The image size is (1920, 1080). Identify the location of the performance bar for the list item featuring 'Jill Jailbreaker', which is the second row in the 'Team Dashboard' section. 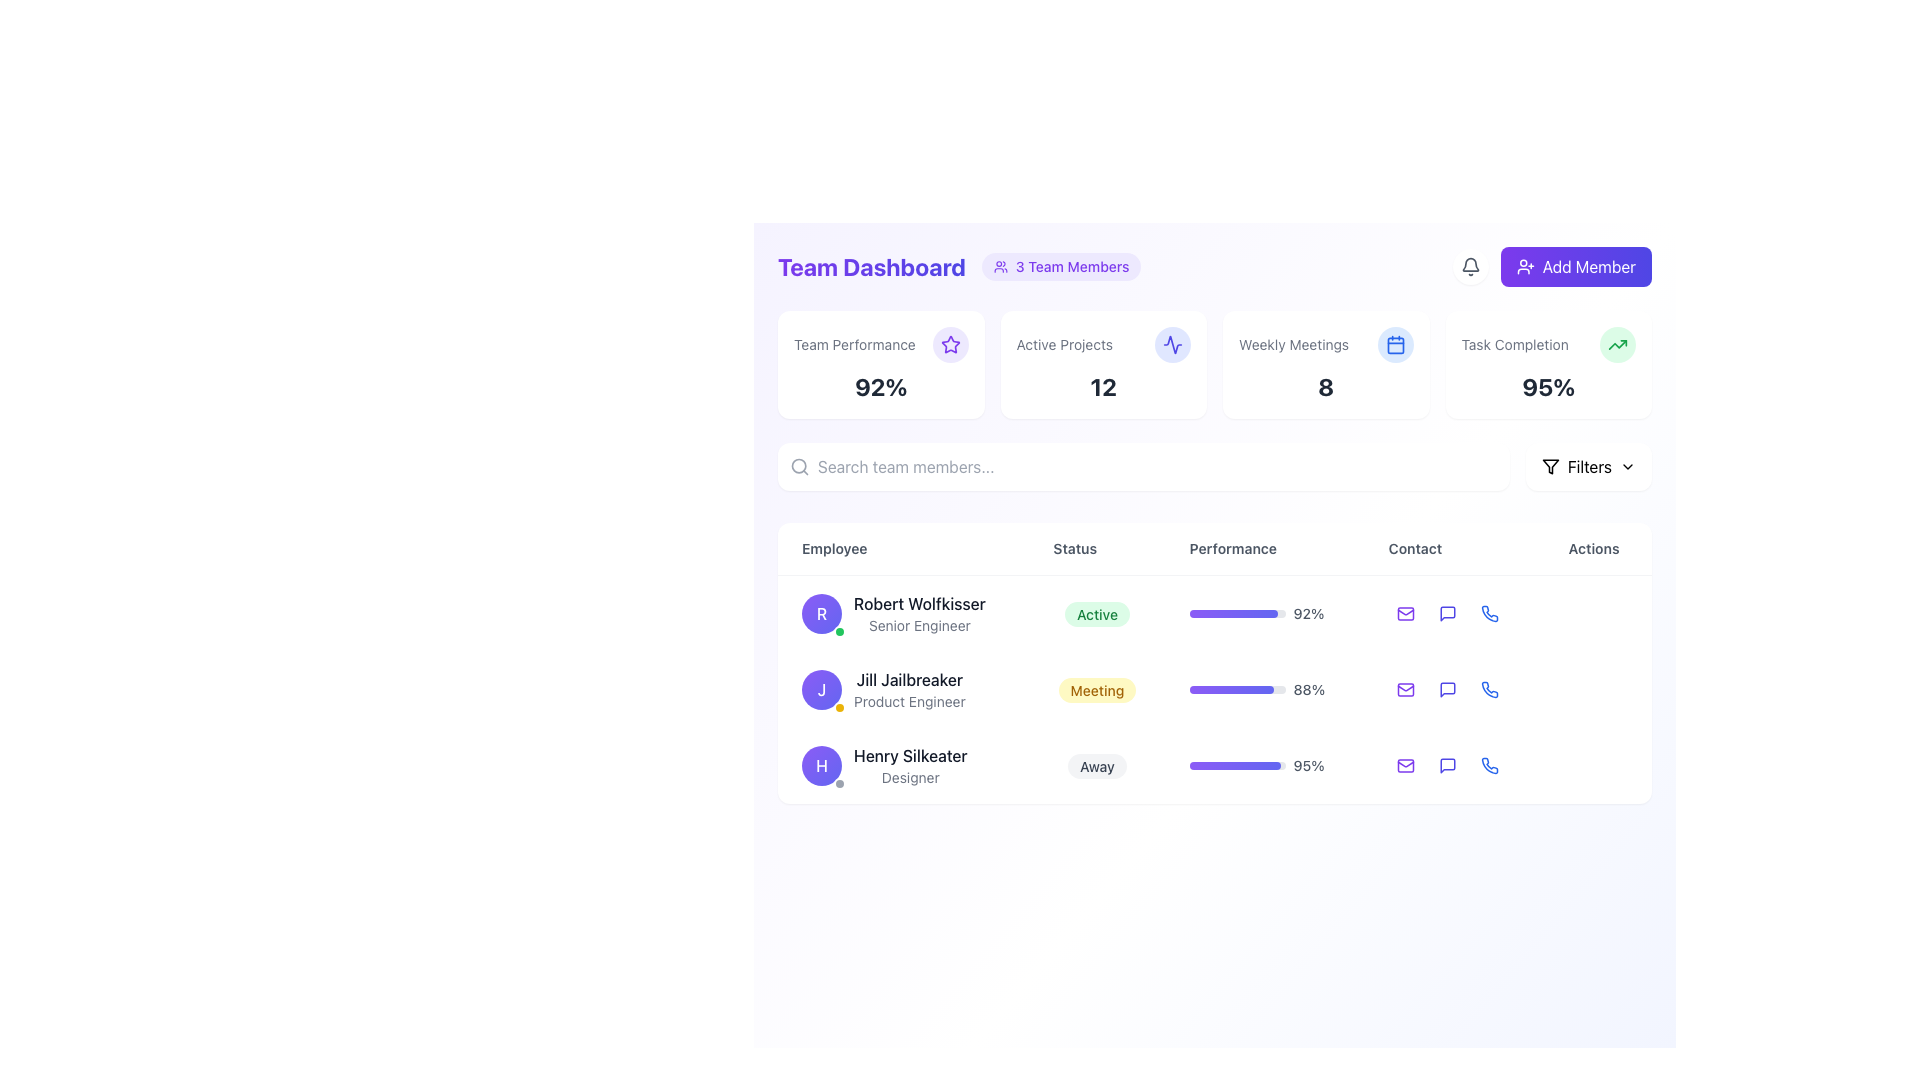
(1213, 689).